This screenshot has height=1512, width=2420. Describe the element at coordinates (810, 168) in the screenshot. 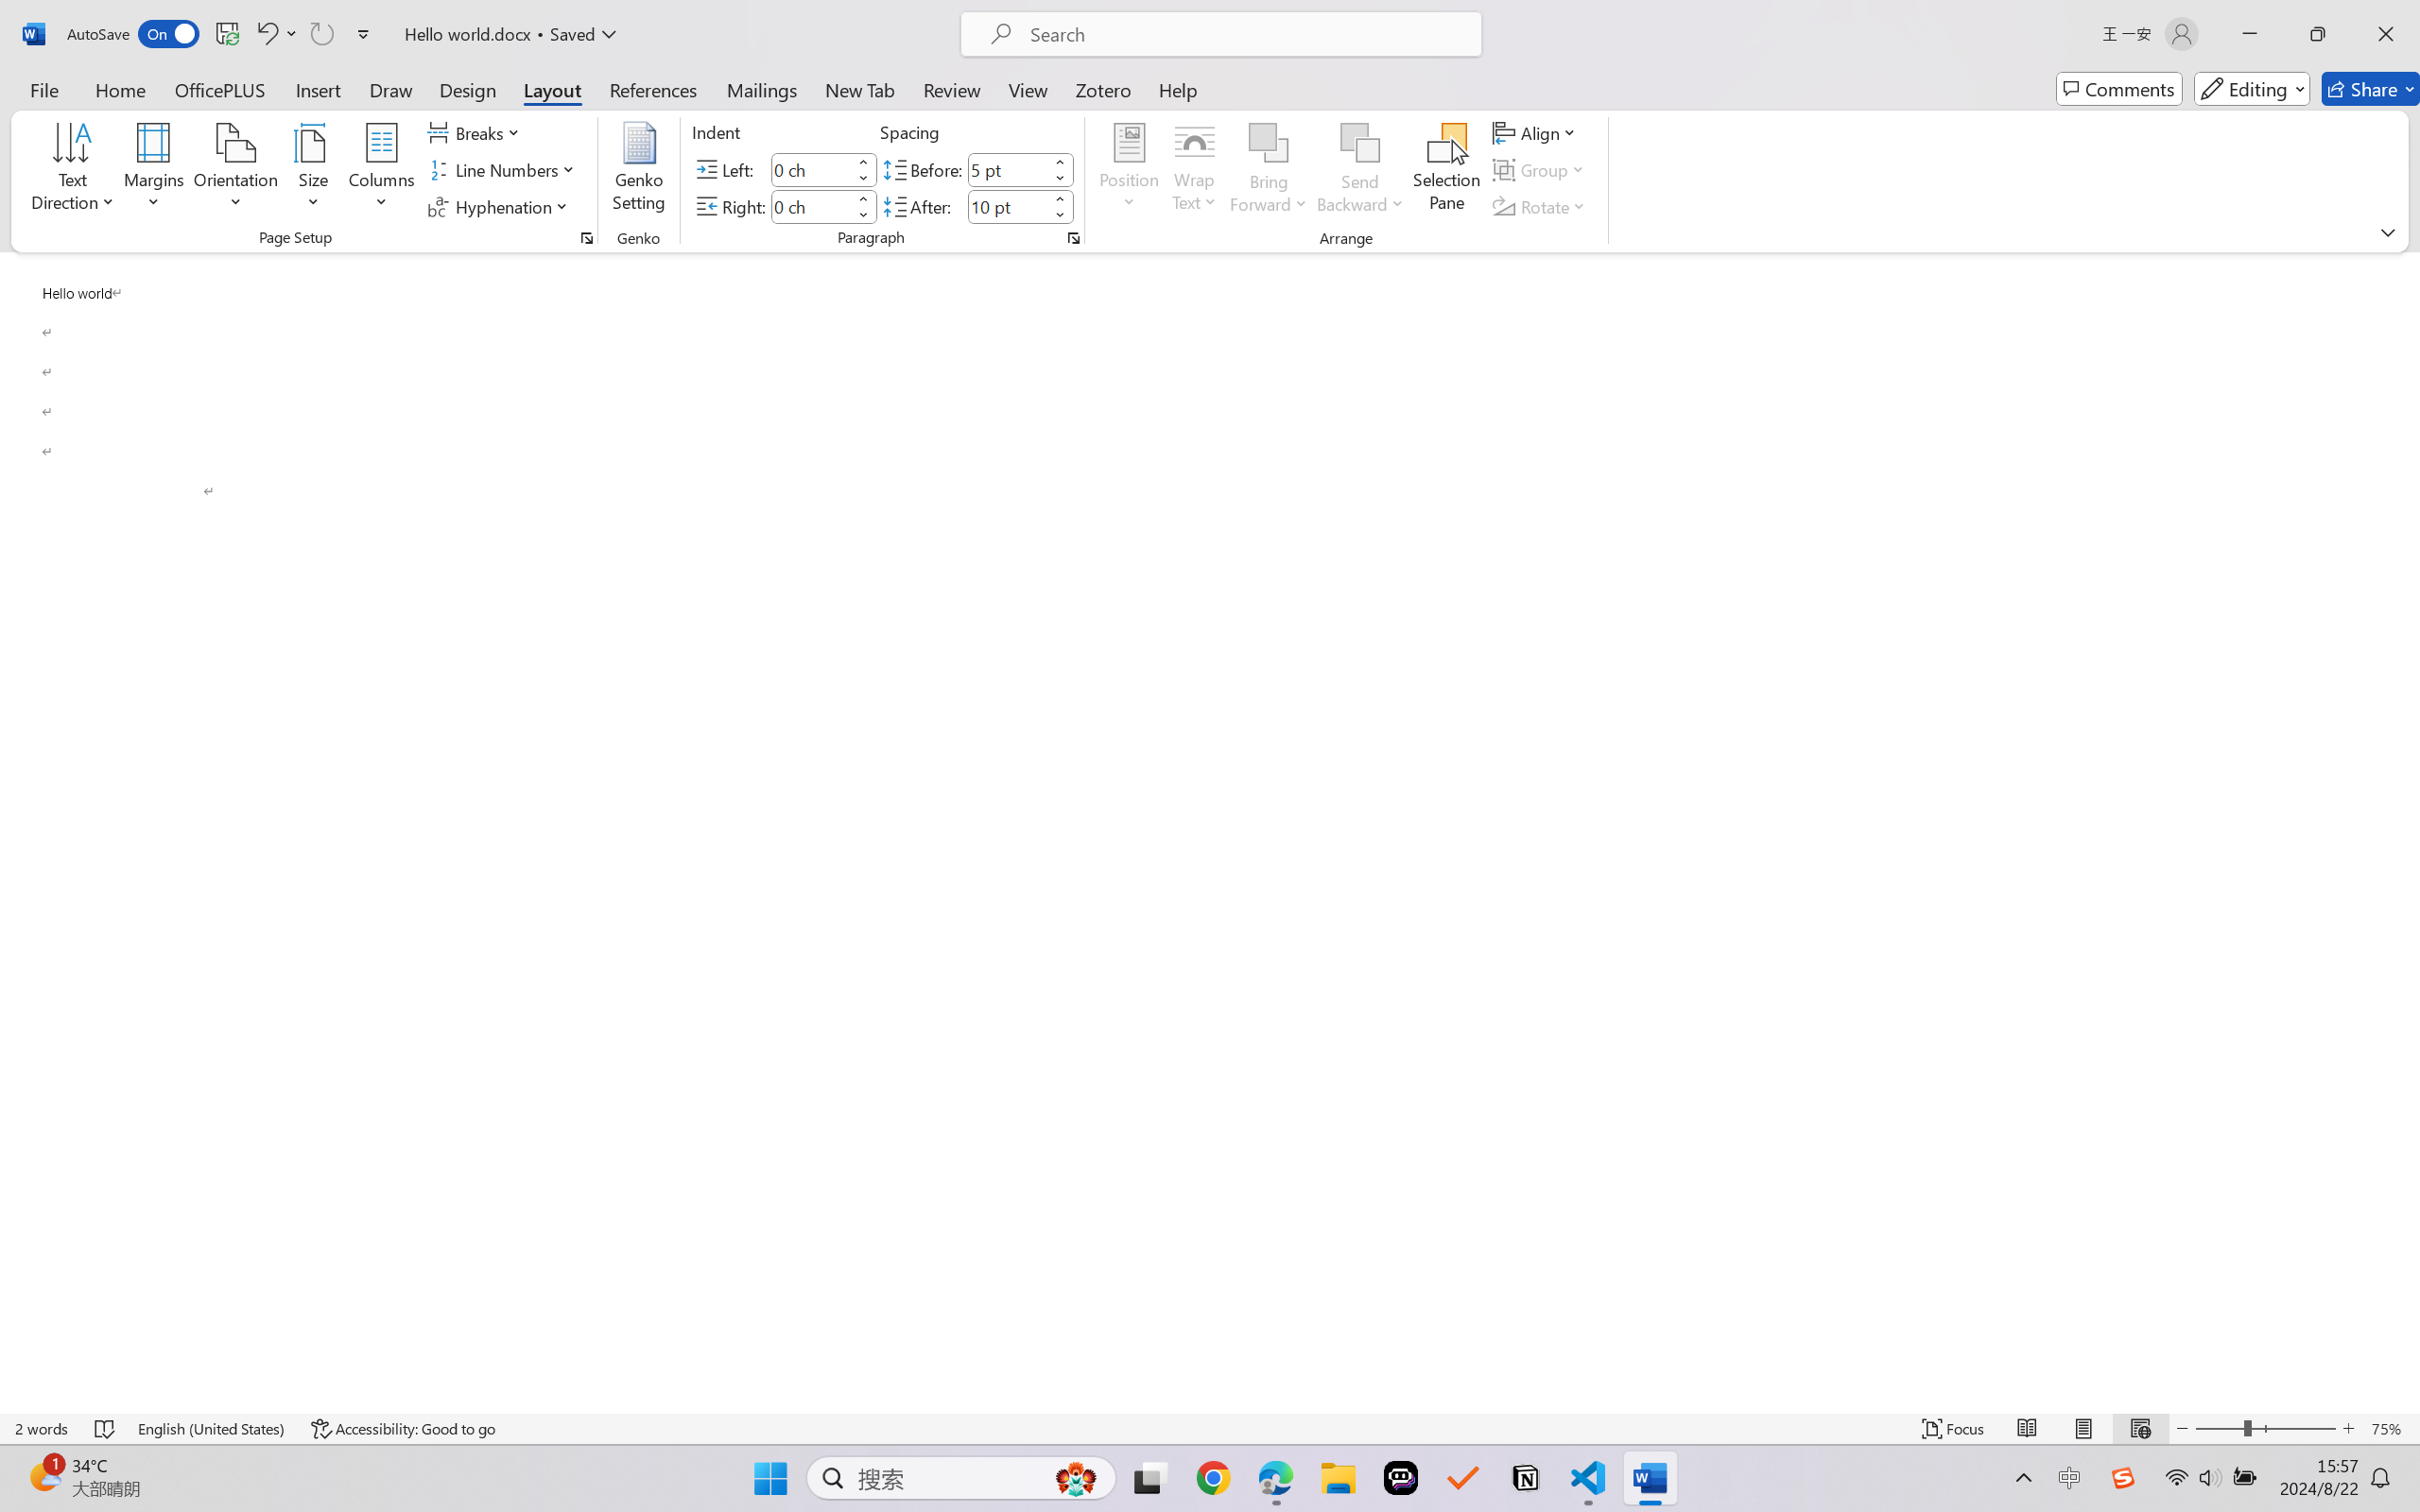

I see `'Indent Left'` at that location.